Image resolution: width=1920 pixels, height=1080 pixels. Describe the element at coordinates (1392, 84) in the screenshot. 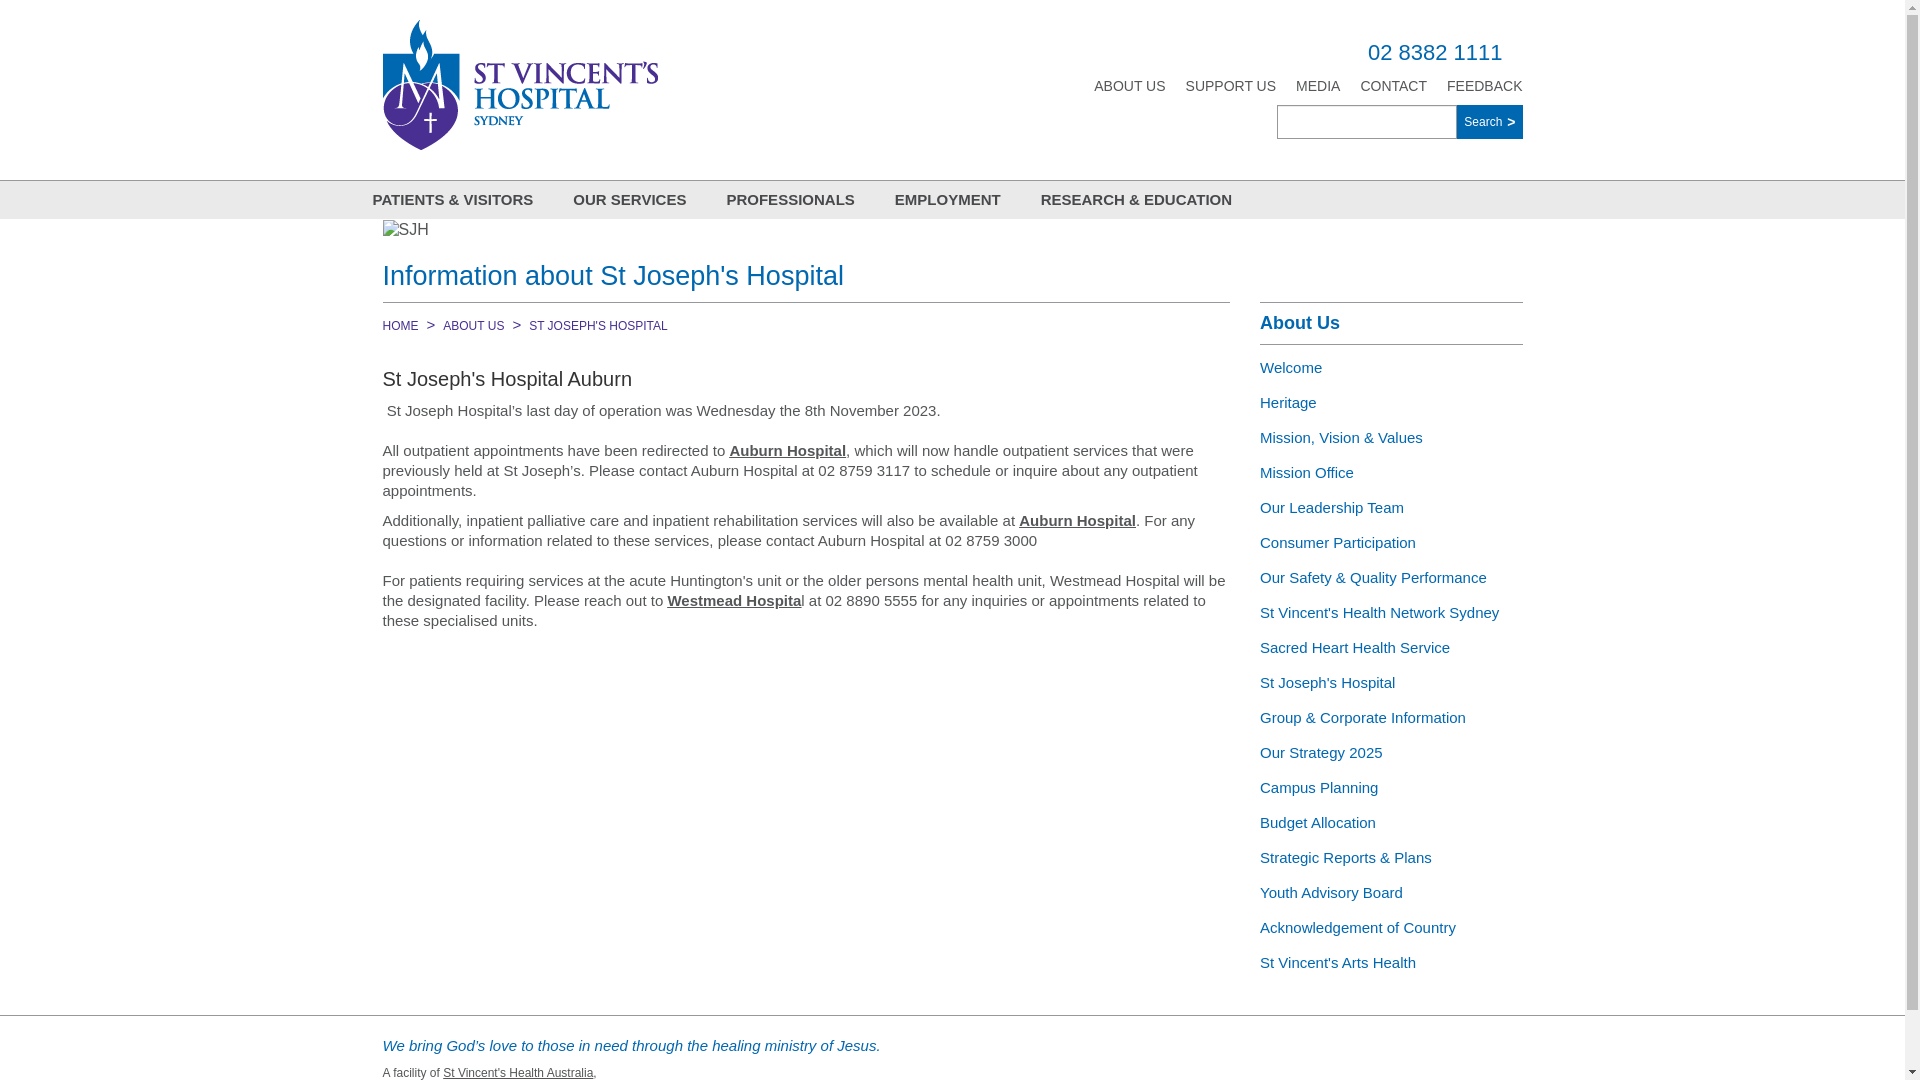

I see `'CONTACT'` at that location.